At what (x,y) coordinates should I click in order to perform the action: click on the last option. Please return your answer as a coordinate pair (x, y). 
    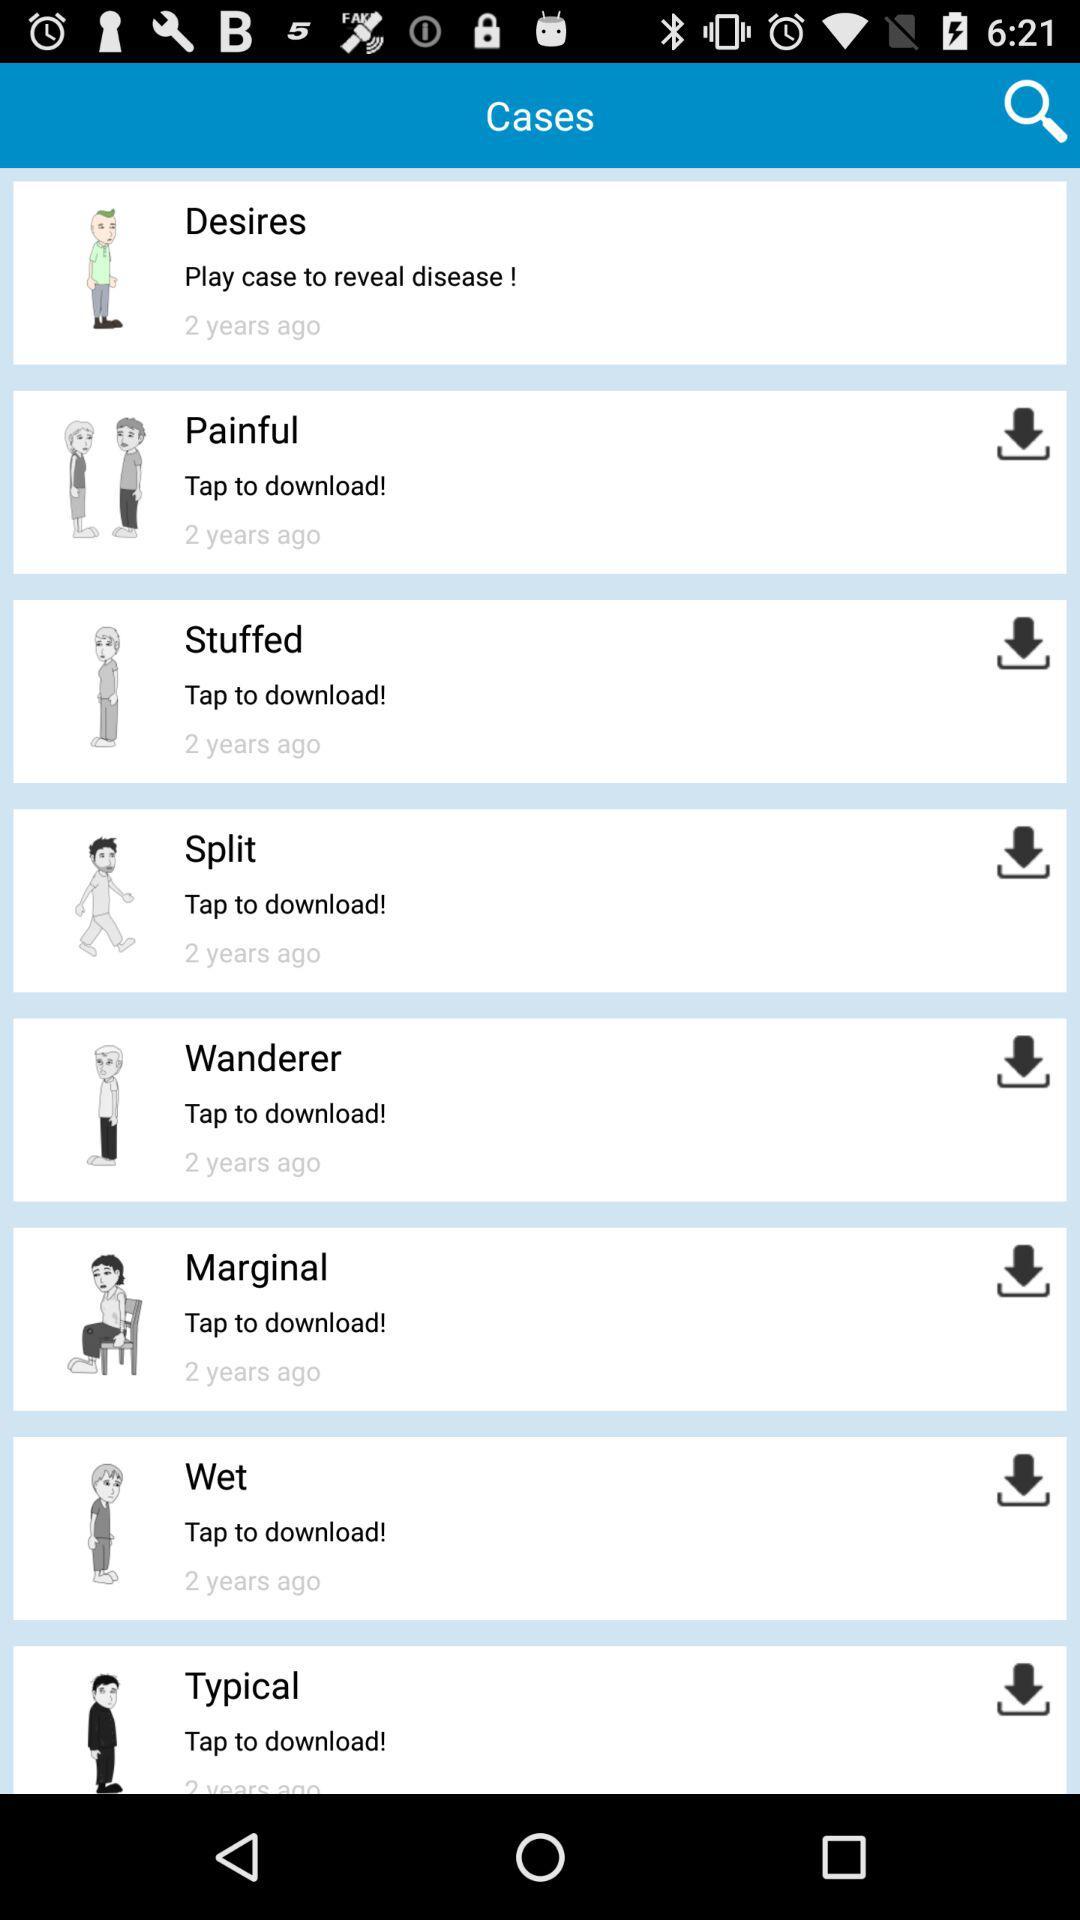
    Looking at the image, I should click on (105, 1723).